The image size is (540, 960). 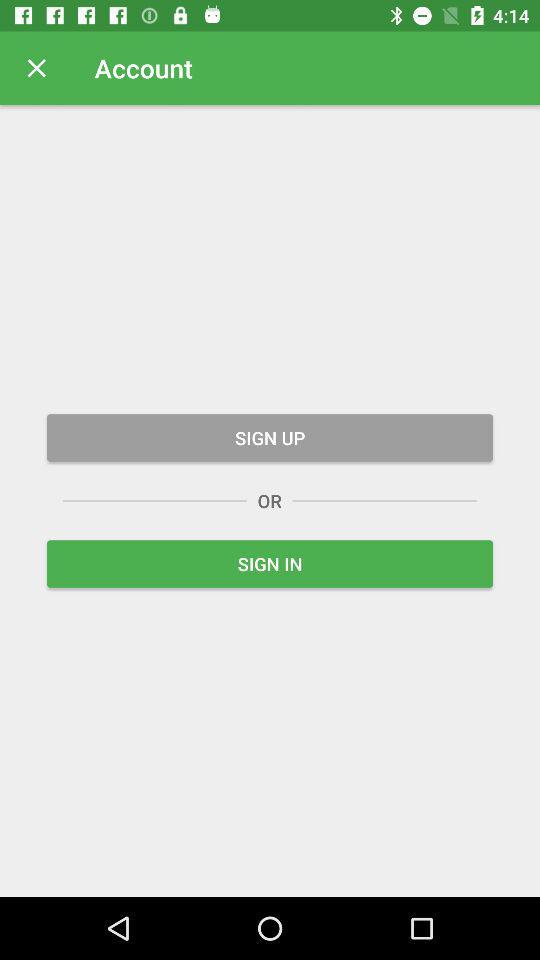 I want to click on the icon above sign up item, so click(x=36, y=68).